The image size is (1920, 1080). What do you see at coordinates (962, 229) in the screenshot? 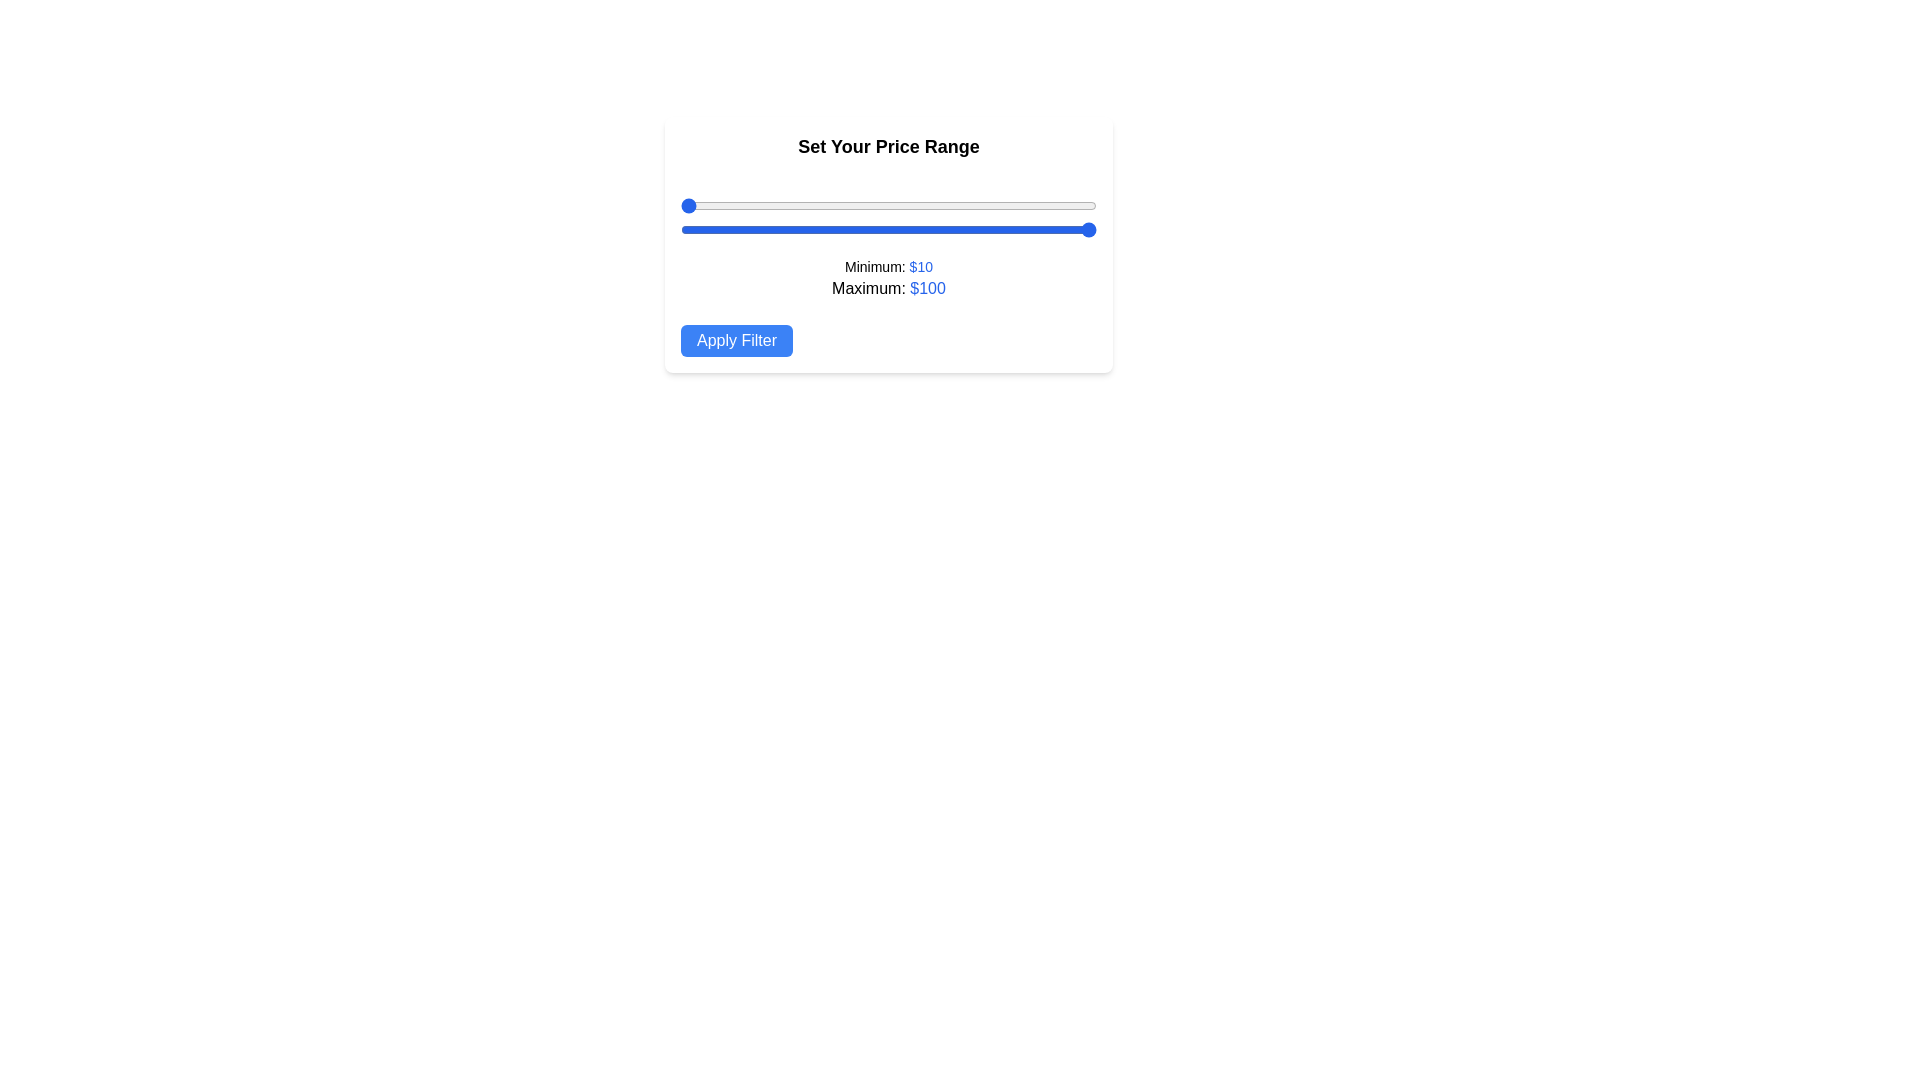
I see `the slider` at bounding box center [962, 229].